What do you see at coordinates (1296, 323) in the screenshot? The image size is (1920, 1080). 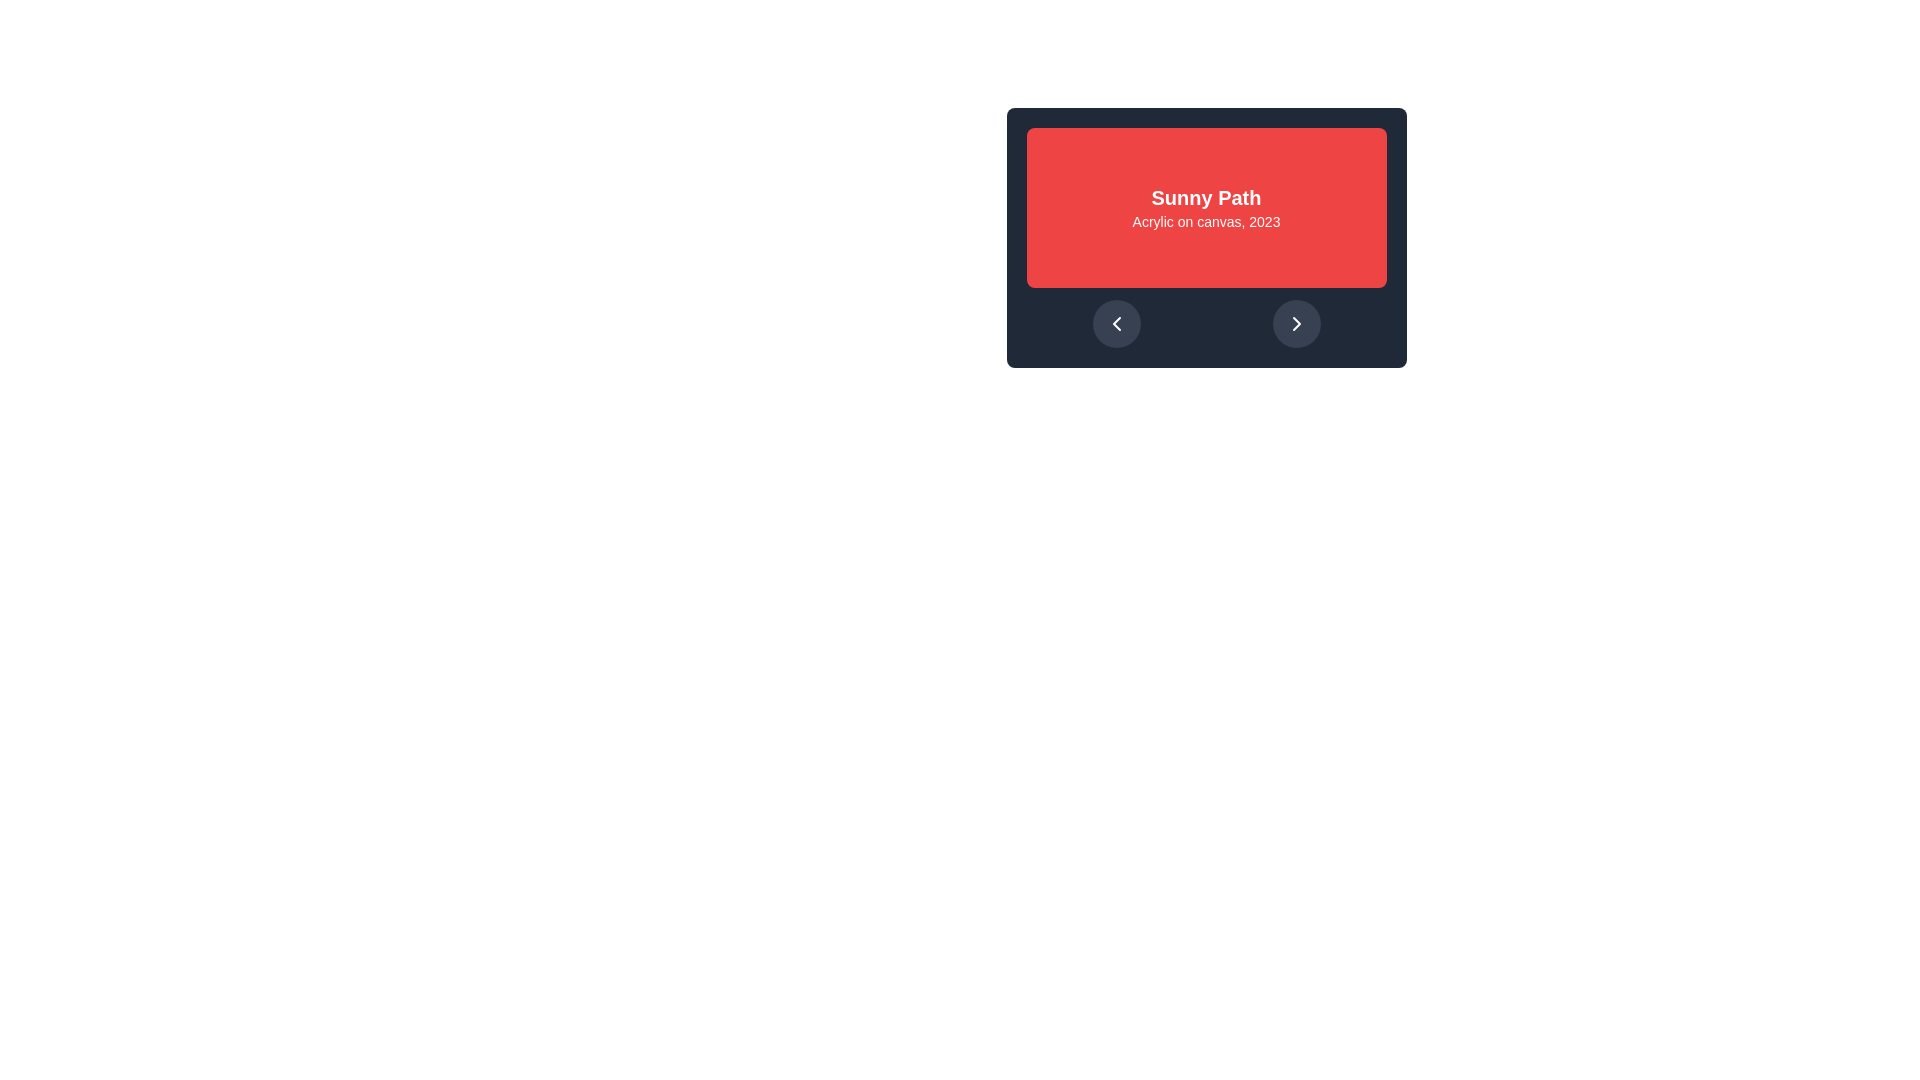 I see `the 'next' button located on the right side of the navigation control bar` at bounding box center [1296, 323].